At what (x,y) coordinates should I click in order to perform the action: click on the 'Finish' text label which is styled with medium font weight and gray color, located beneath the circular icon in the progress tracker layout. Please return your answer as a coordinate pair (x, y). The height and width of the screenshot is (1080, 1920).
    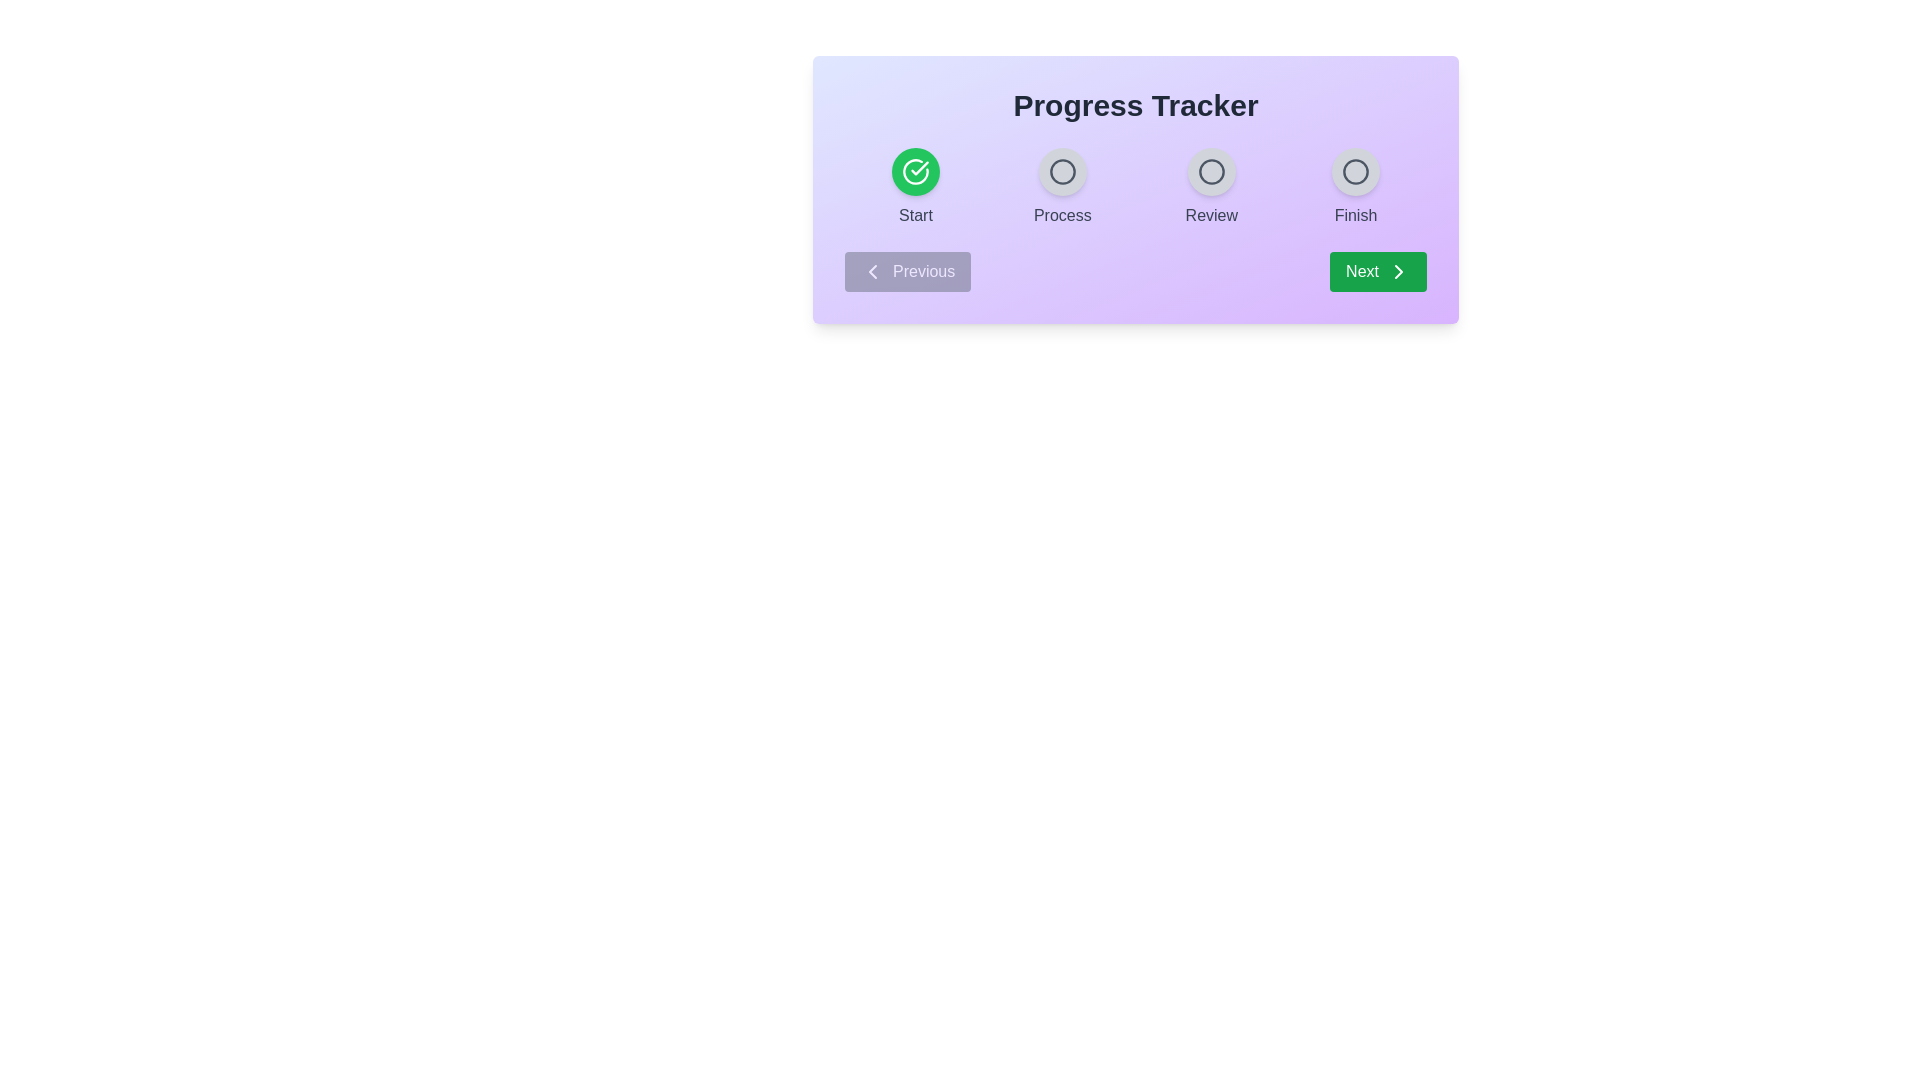
    Looking at the image, I should click on (1355, 216).